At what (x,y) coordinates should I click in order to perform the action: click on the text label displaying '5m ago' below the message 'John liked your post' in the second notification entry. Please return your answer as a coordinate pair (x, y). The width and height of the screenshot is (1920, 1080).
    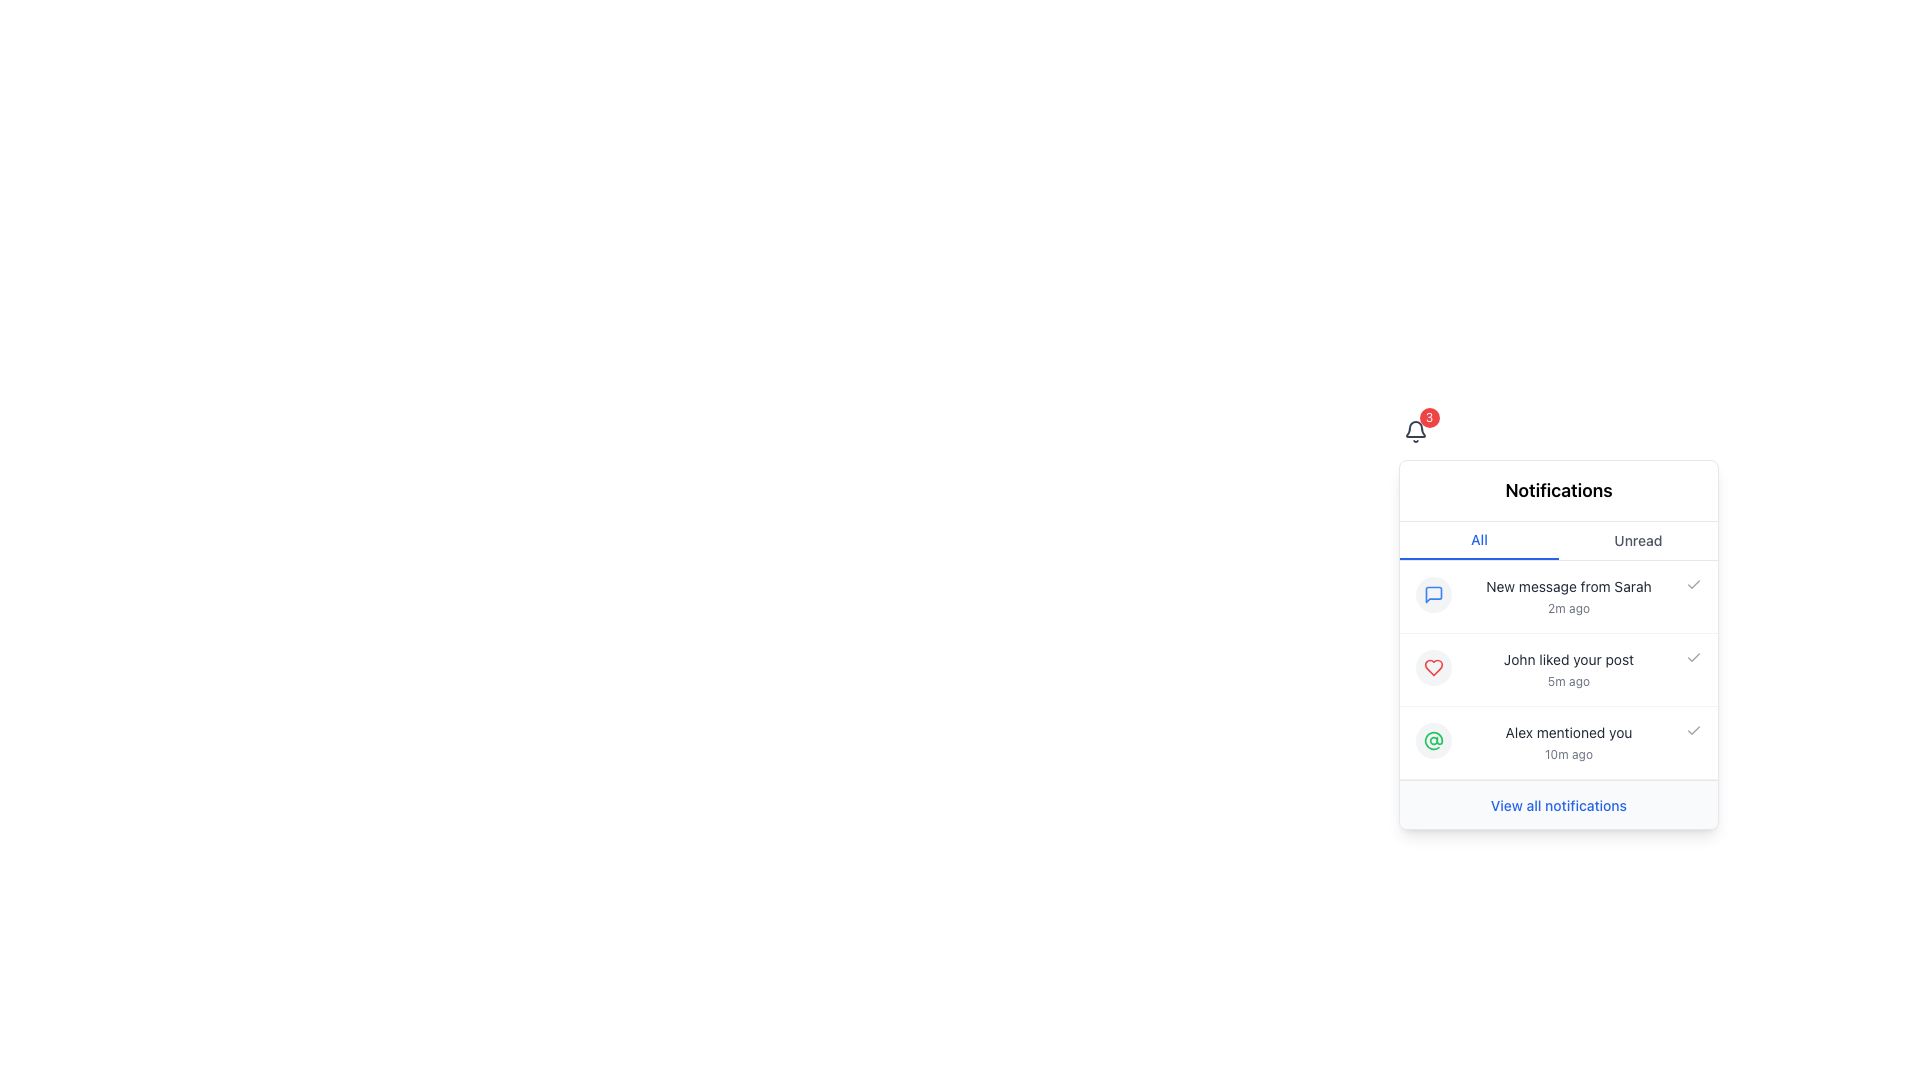
    Looking at the image, I should click on (1568, 681).